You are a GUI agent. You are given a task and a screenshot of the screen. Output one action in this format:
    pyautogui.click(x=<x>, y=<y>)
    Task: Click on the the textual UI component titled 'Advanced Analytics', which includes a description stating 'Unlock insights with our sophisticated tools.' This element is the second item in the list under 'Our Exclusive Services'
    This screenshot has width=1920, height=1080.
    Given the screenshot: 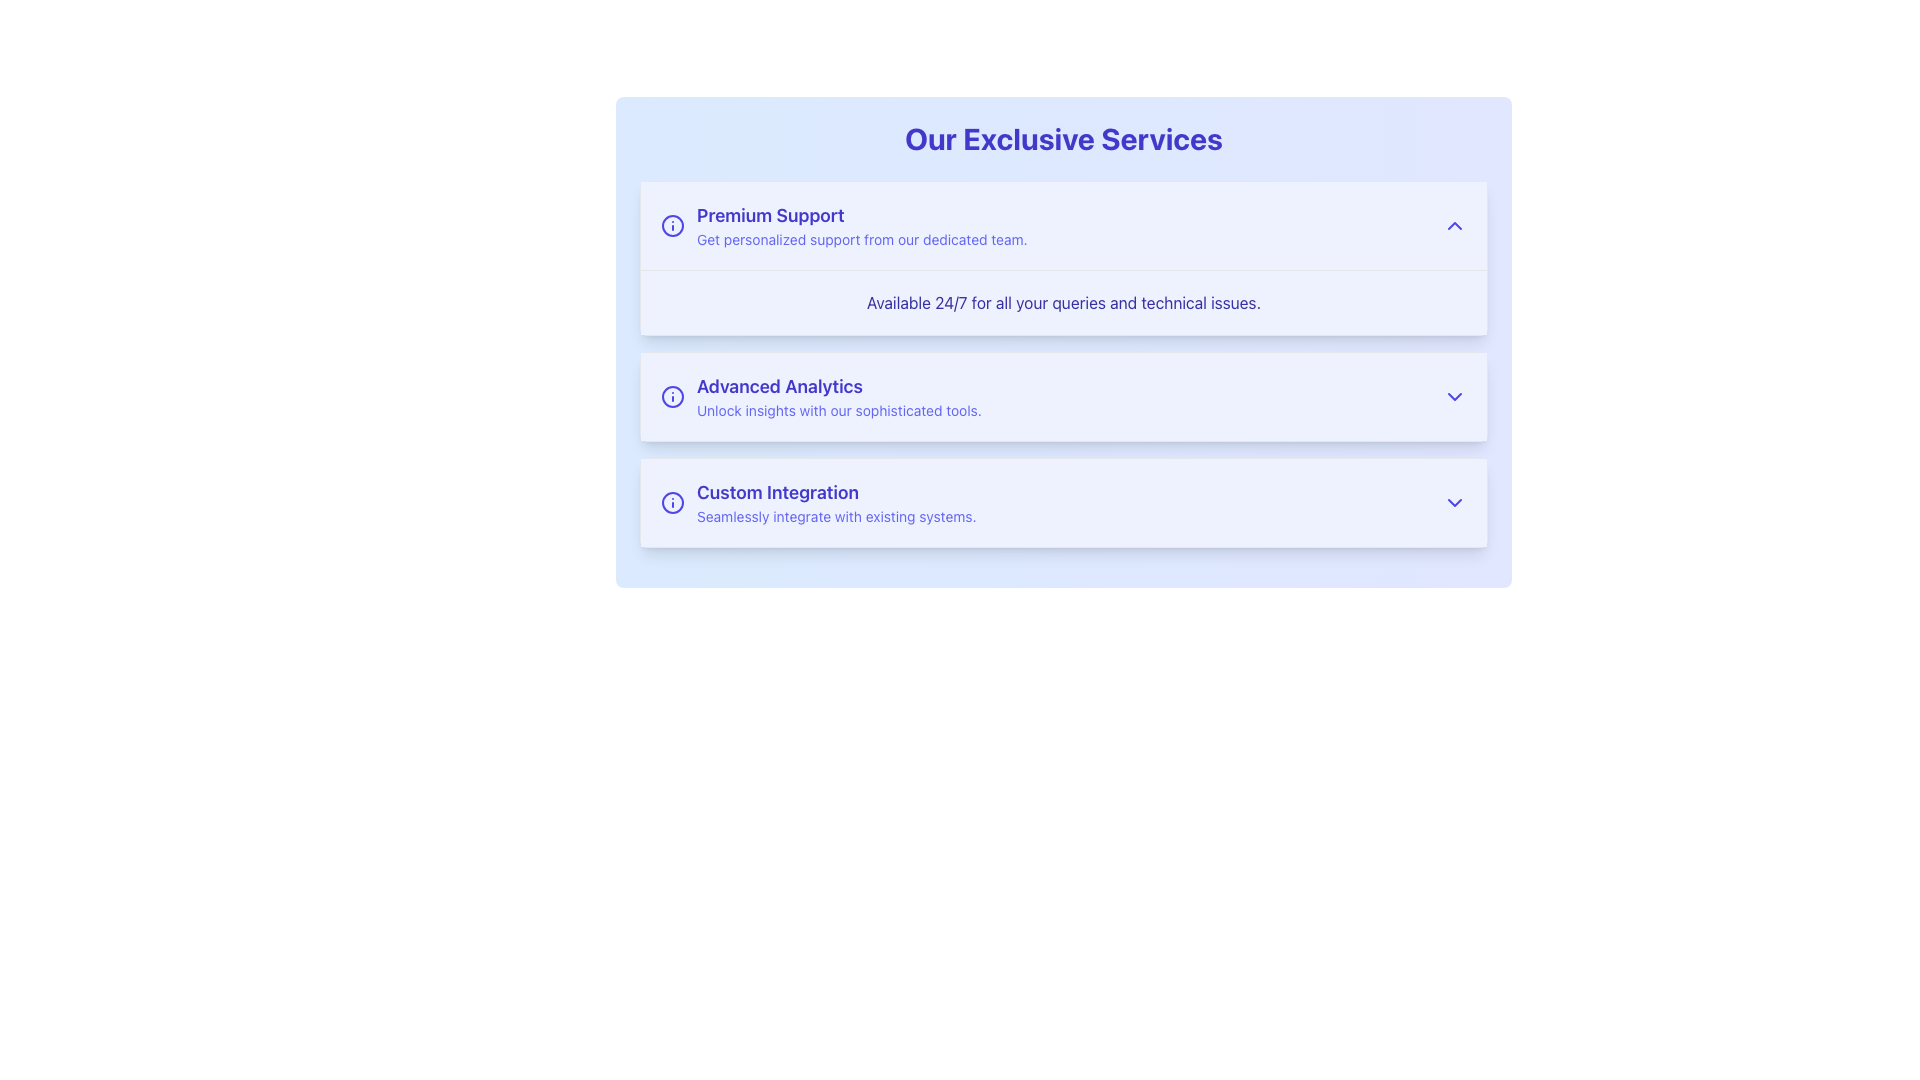 What is the action you would take?
    pyautogui.click(x=839, y=397)
    